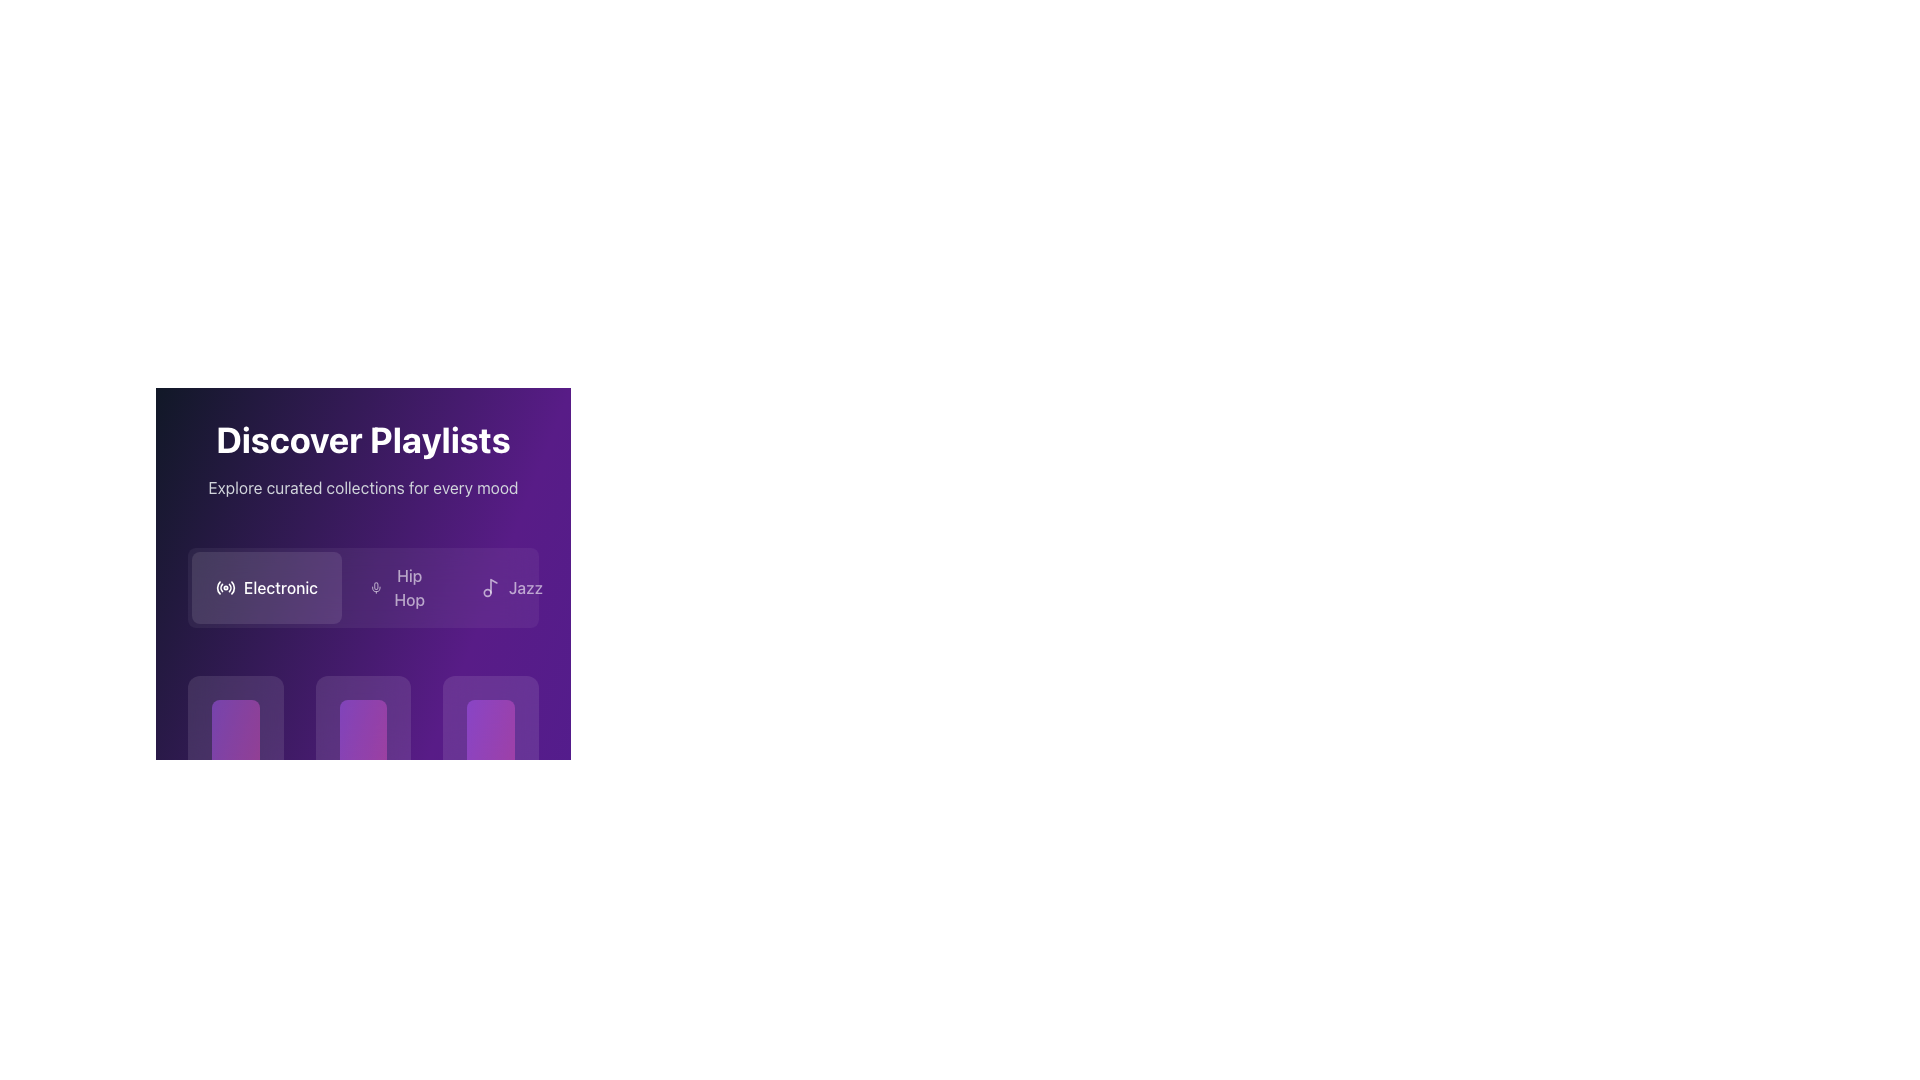  Describe the element at coordinates (225, 586) in the screenshot. I see `the circular icon resembling a radio wave symbol, which is part of the 'Electronic' category button located at the top of the interface` at that location.